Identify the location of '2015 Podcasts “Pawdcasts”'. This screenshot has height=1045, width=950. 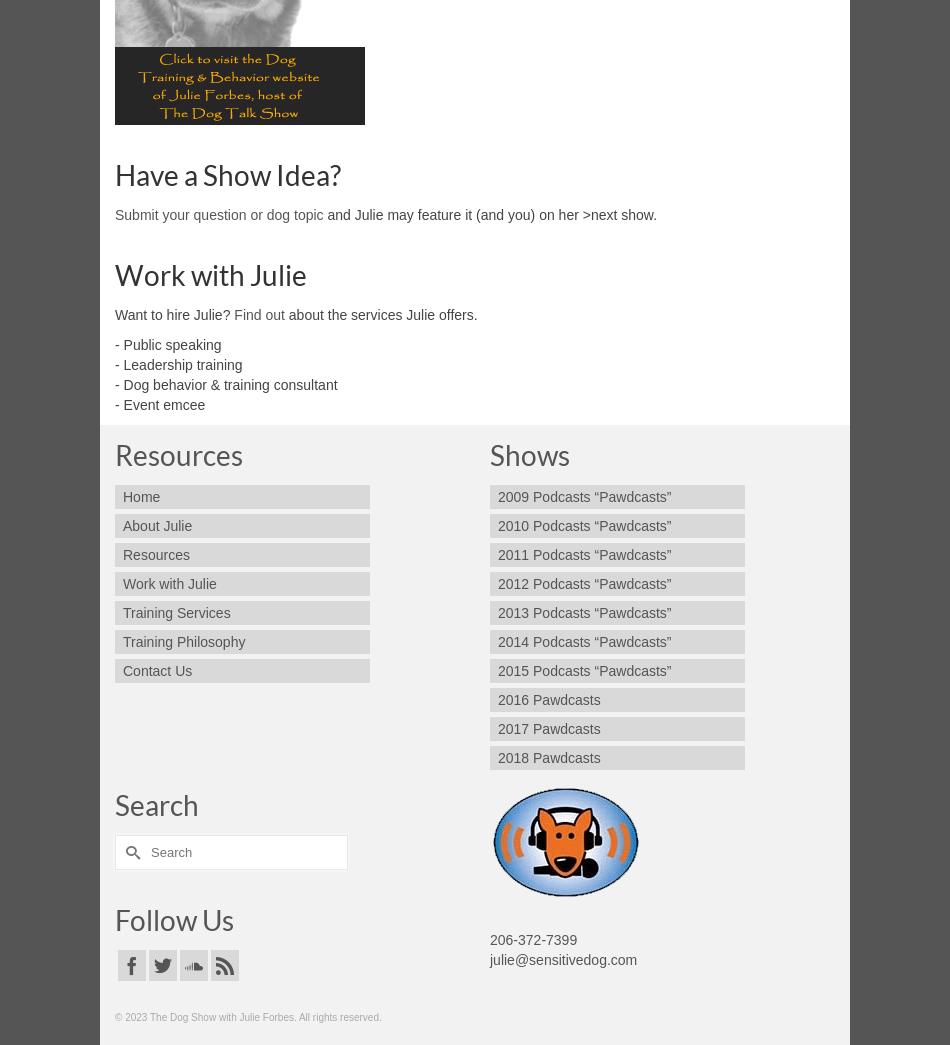
(584, 670).